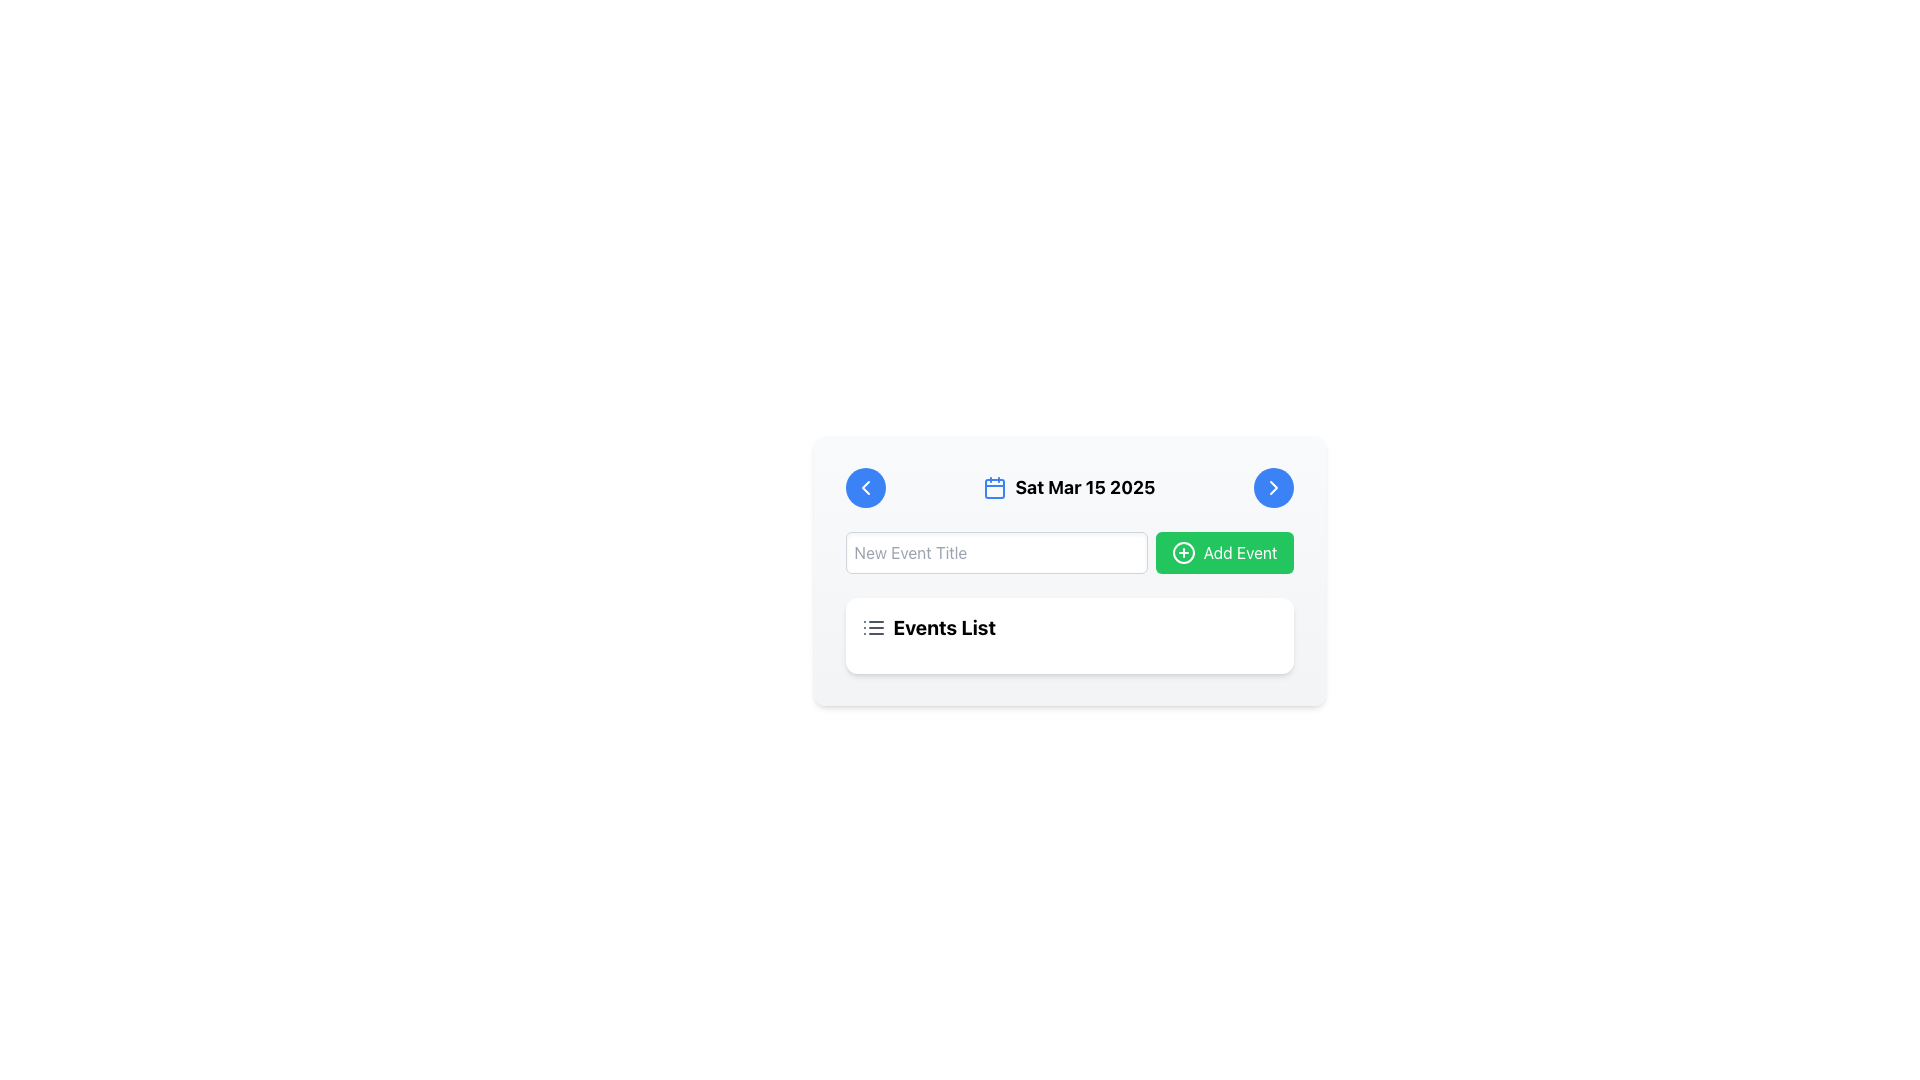 This screenshot has width=1920, height=1080. I want to click on the green circular outline SVG element that is part of the '+' icon within the 'Add Event' button, positioned to the right of the 'New Event Title' input field, so click(1183, 552).